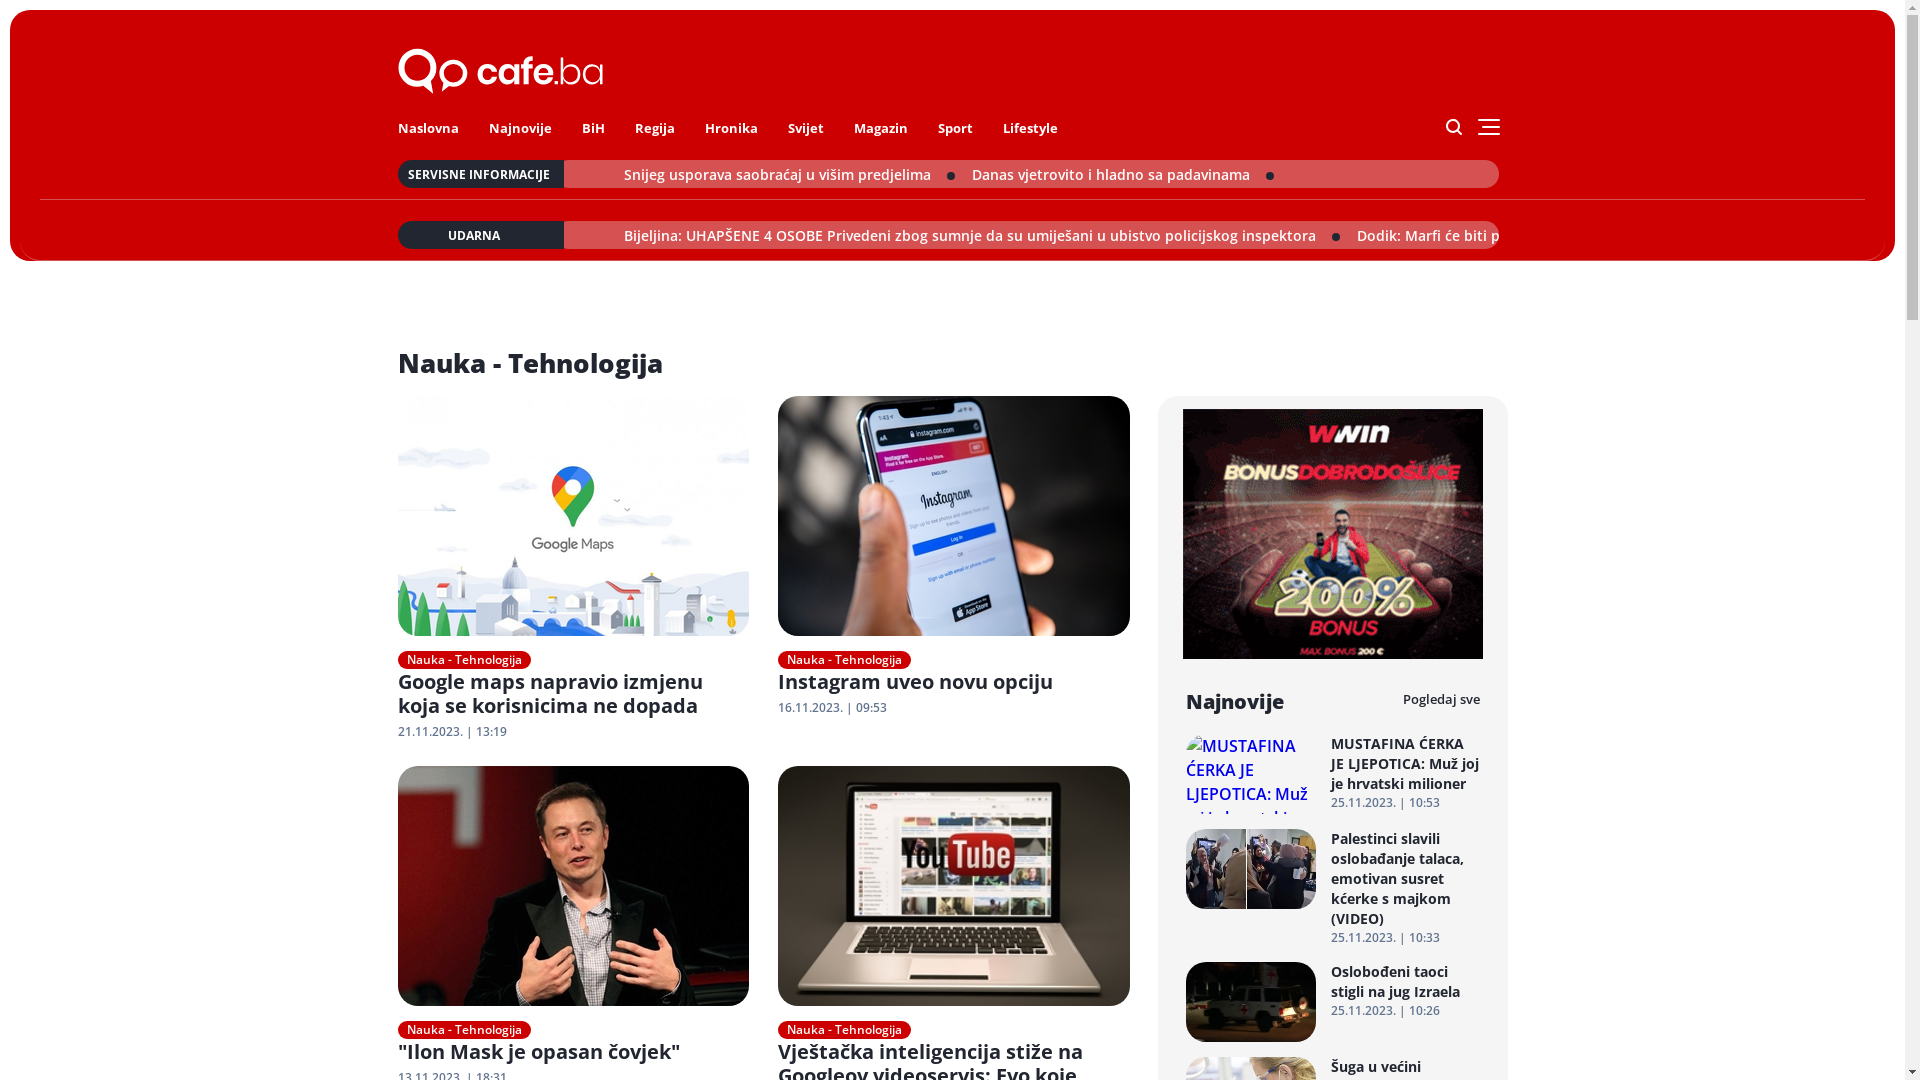 The height and width of the screenshot is (1080, 1920). Describe the element at coordinates (427, 127) in the screenshot. I see `'Naslovna'` at that location.